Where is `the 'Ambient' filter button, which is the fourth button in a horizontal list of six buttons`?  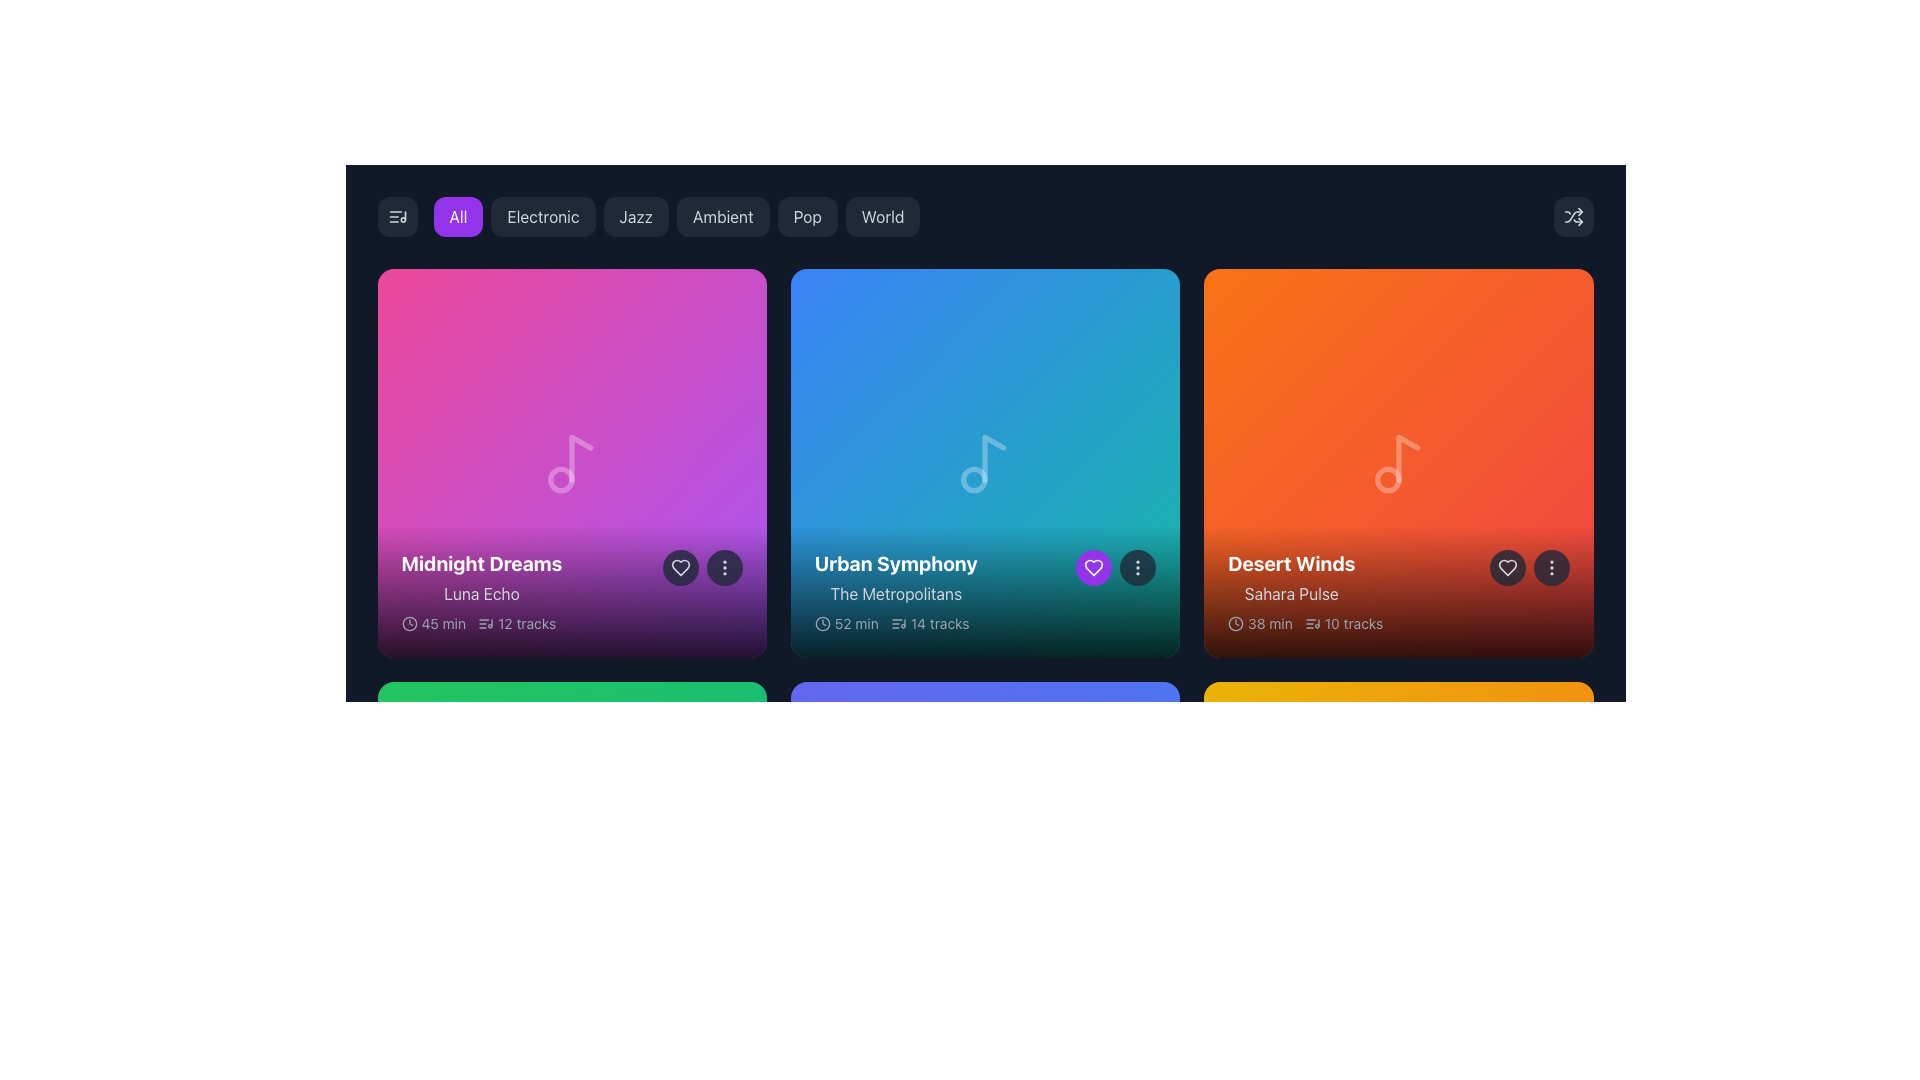 the 'Ambient' filter button, which is the fourth button in a horizontal list of six buttons is located at coordinates (722, 216).